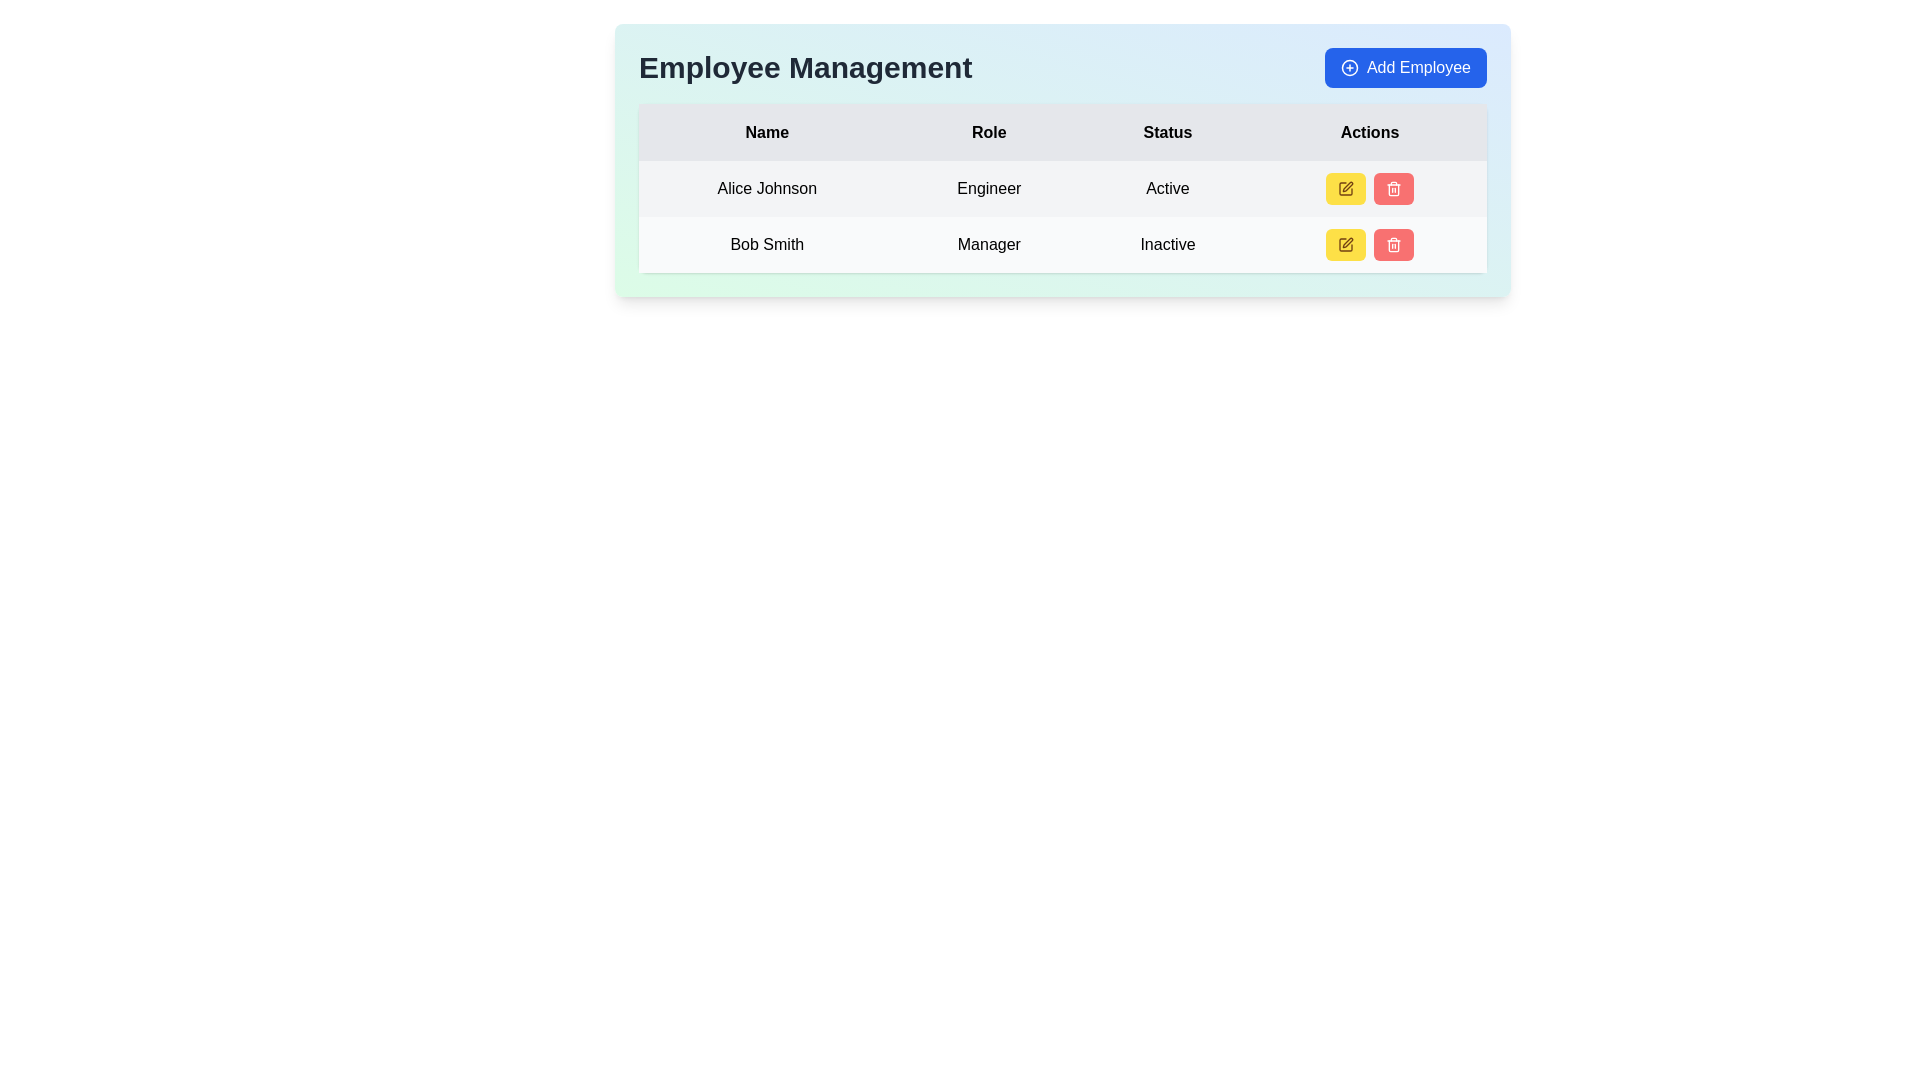 This screenshot has width=1920, height=1080. What do you see at coordinates (1392, 189) in the screenshot?
I see `the delete icon button located in the second row under the 'Actions' column of the table` at bounding box center [1392, 189].